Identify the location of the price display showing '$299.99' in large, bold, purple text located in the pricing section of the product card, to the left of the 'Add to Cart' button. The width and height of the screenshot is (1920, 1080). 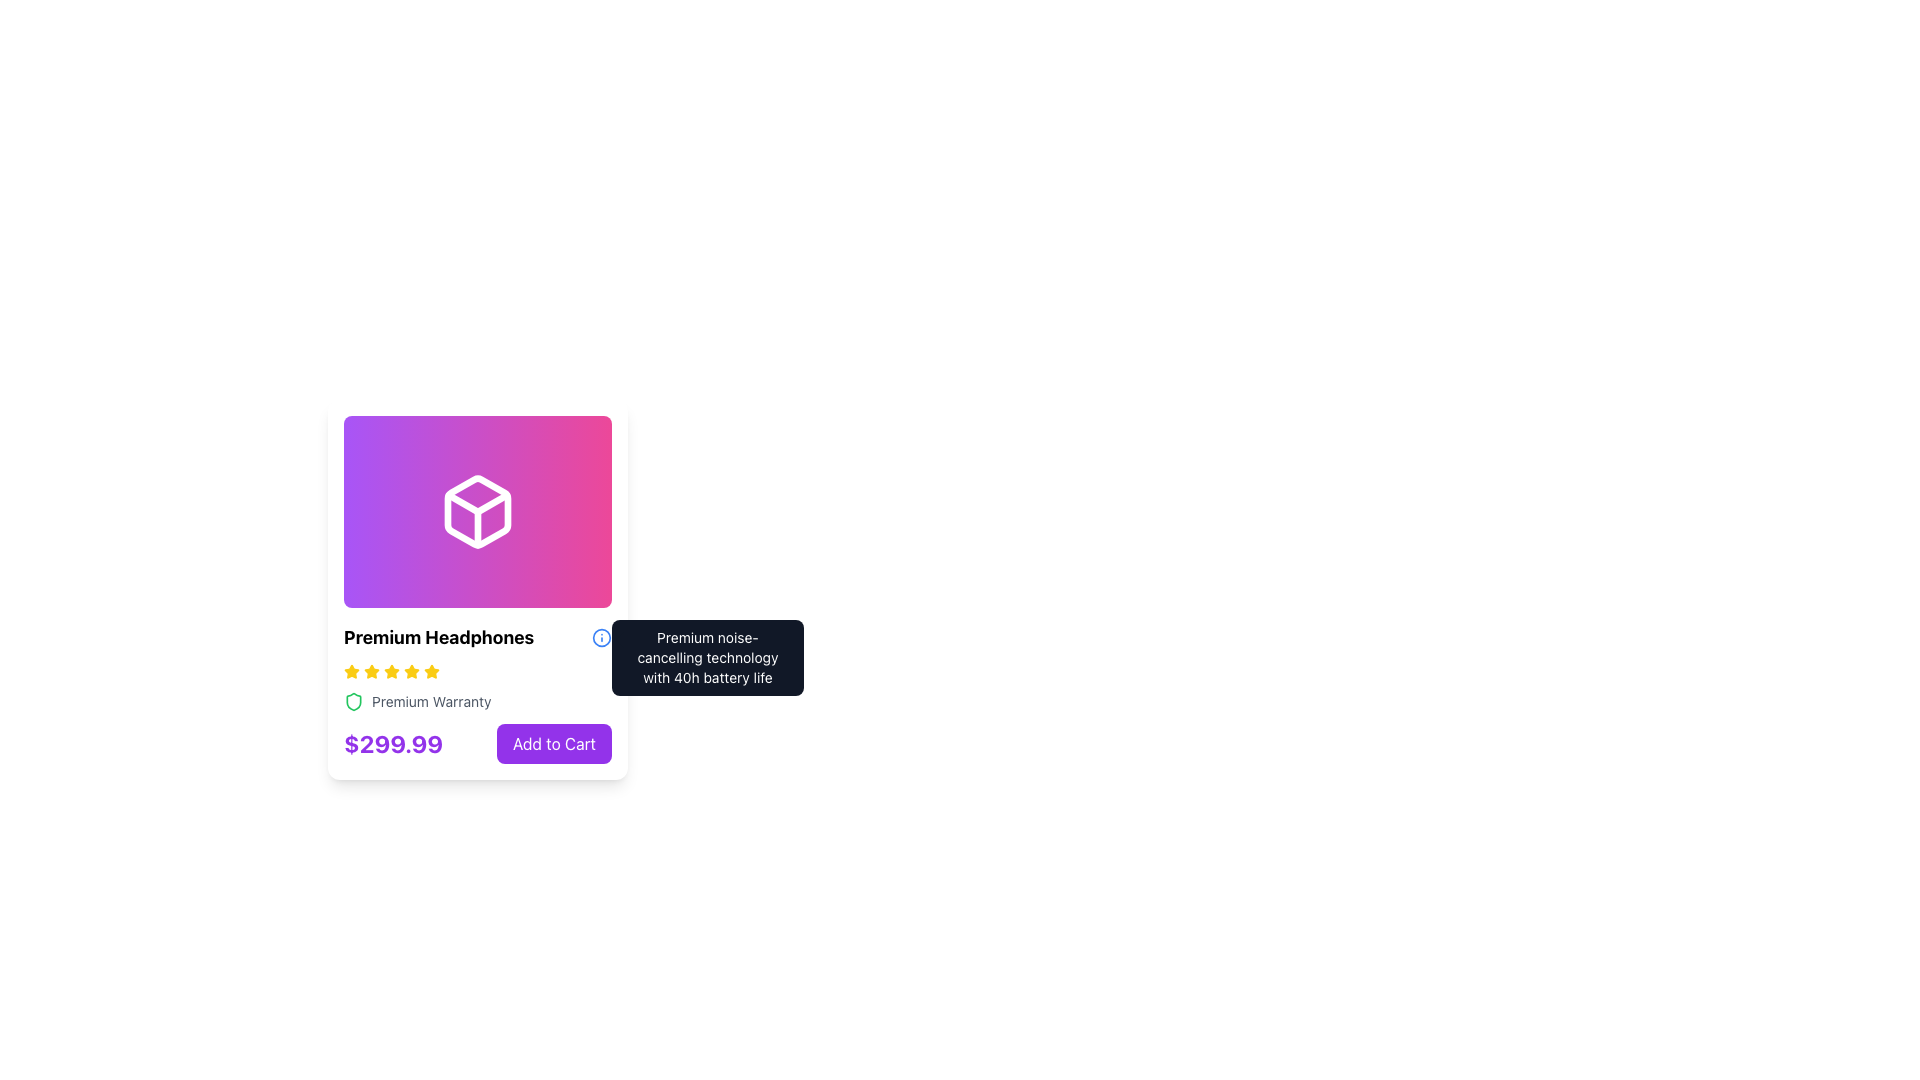
(393, 744).